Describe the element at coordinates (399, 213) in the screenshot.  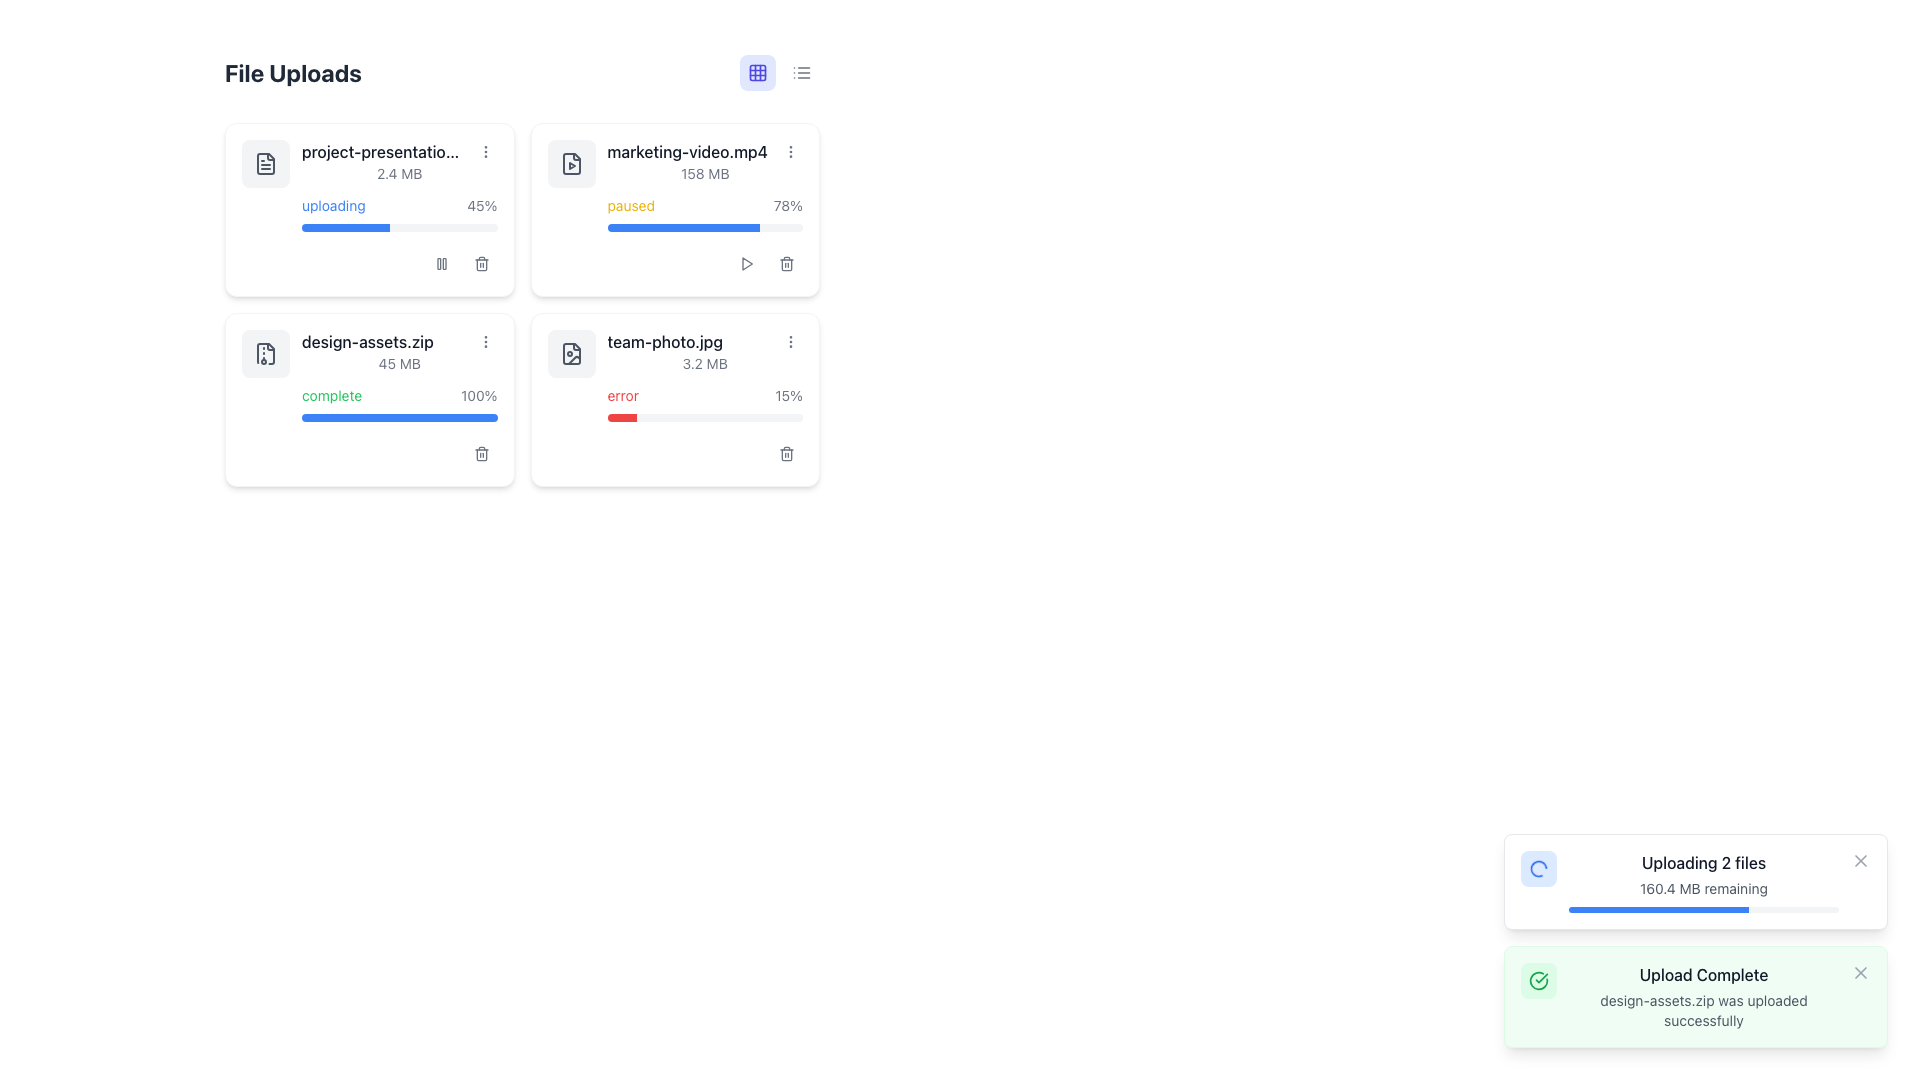
I see `the progress of the file upload visually by focusing on the progress bar and associated text located at the bottom section of the 'project-presentation.pptx' card within the 'File Uploads' interface` at that location.